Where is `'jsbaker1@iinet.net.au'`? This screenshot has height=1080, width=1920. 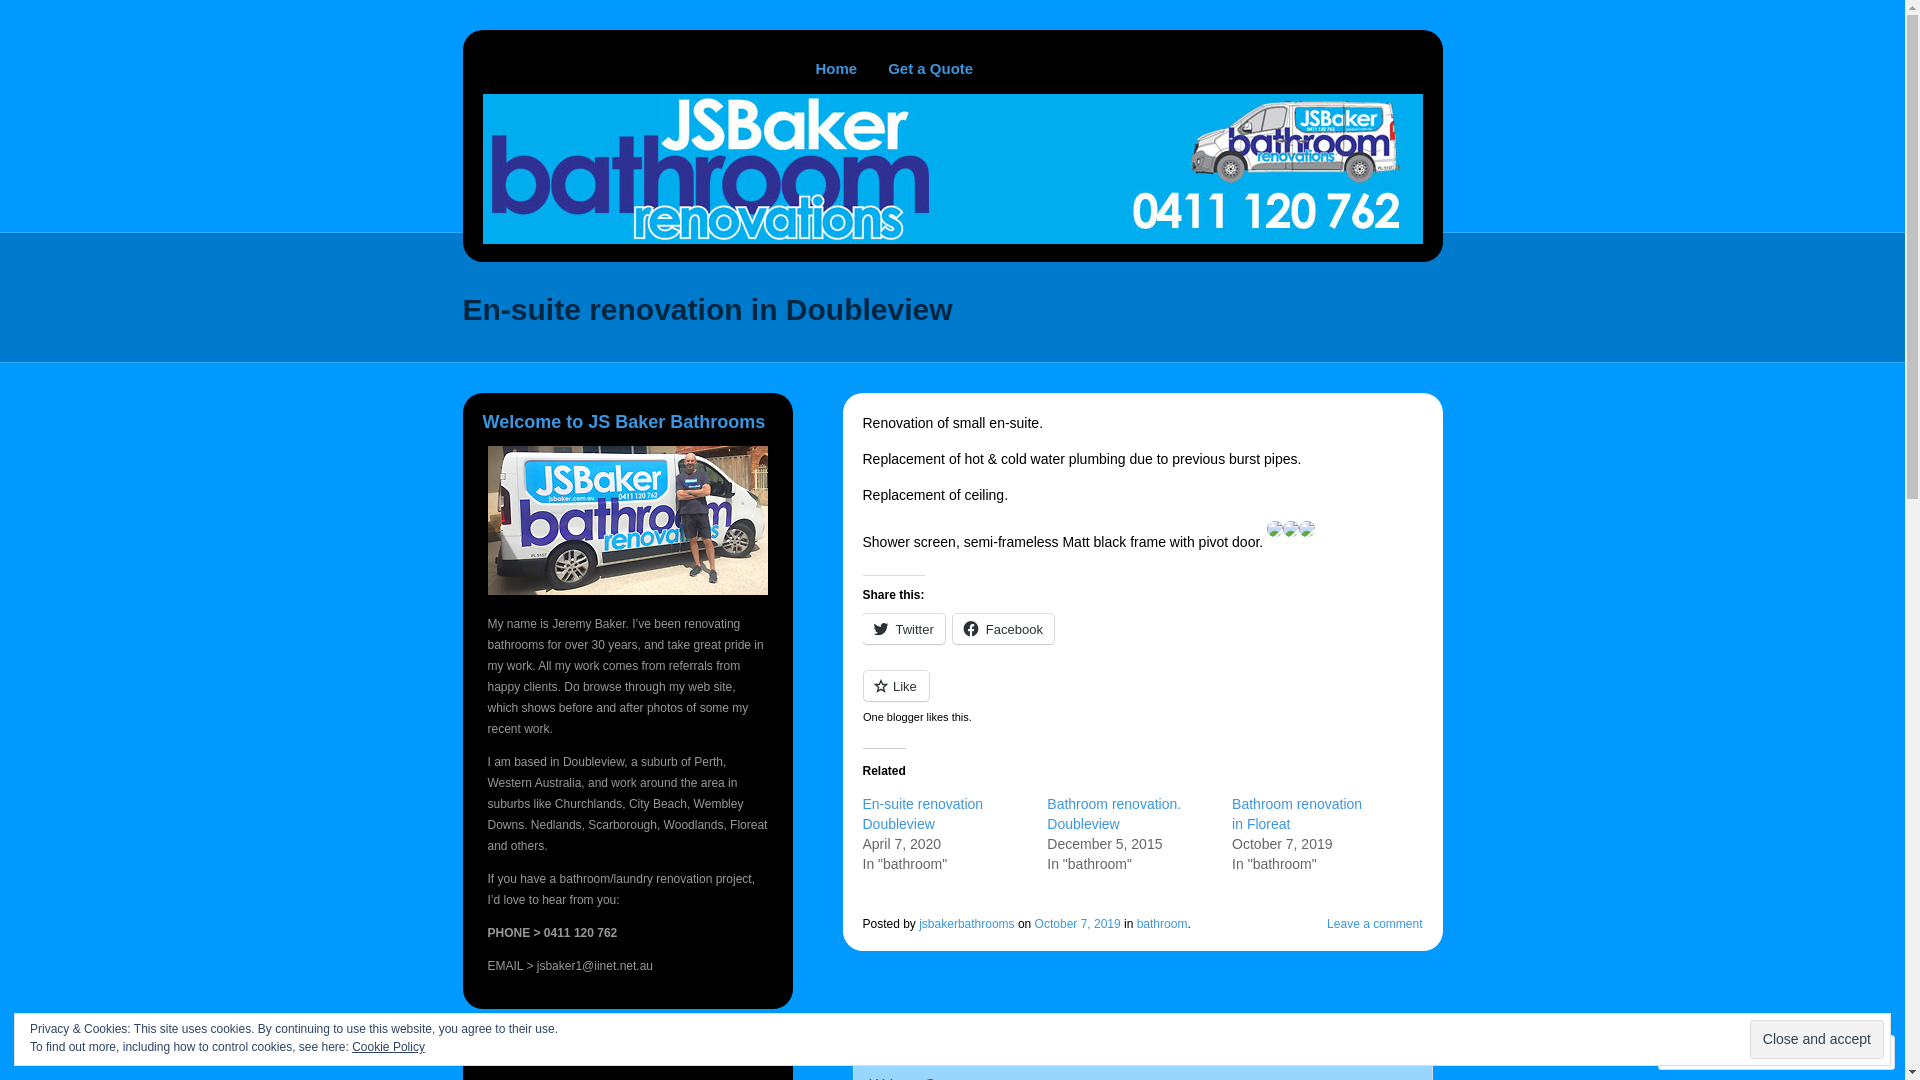
'jsbaker1@iinet.net.au' is located at coordinates (594, 964).